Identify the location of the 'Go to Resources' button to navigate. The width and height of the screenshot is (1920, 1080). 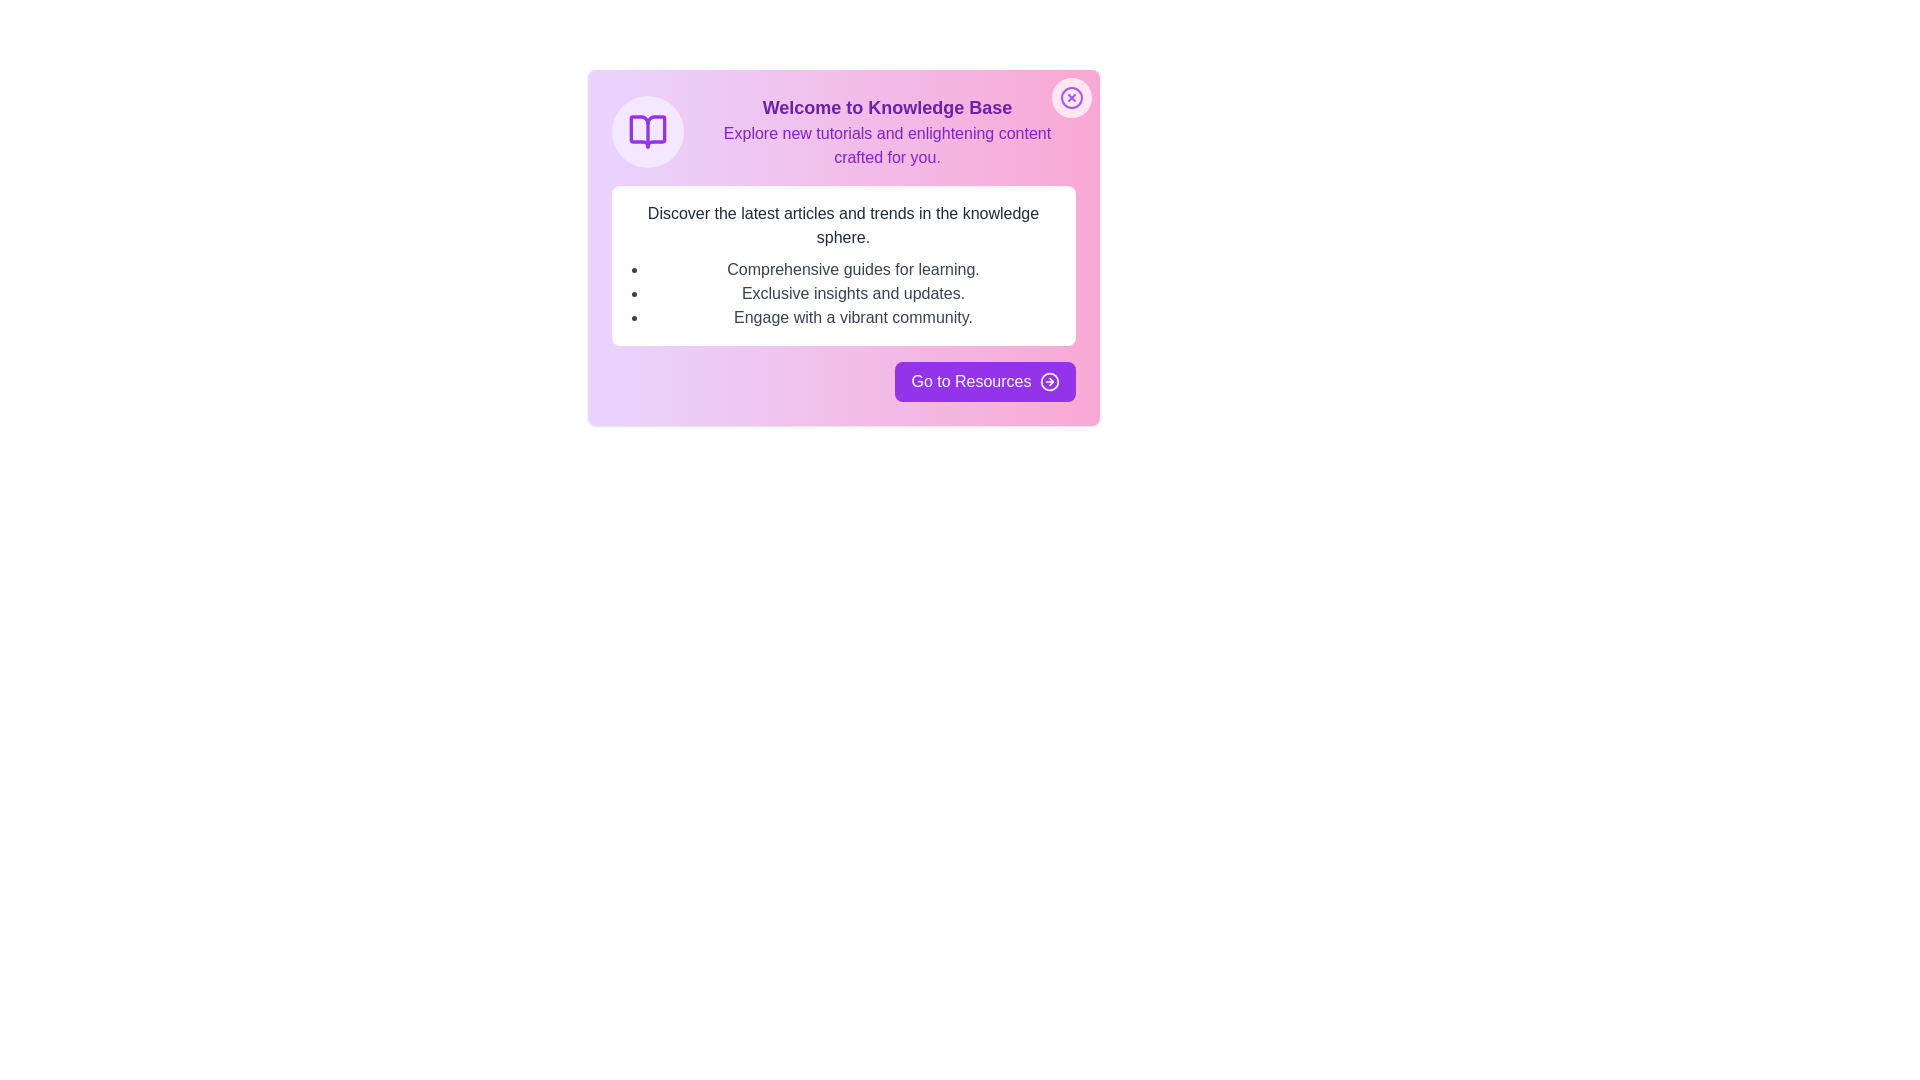
(984, 381).